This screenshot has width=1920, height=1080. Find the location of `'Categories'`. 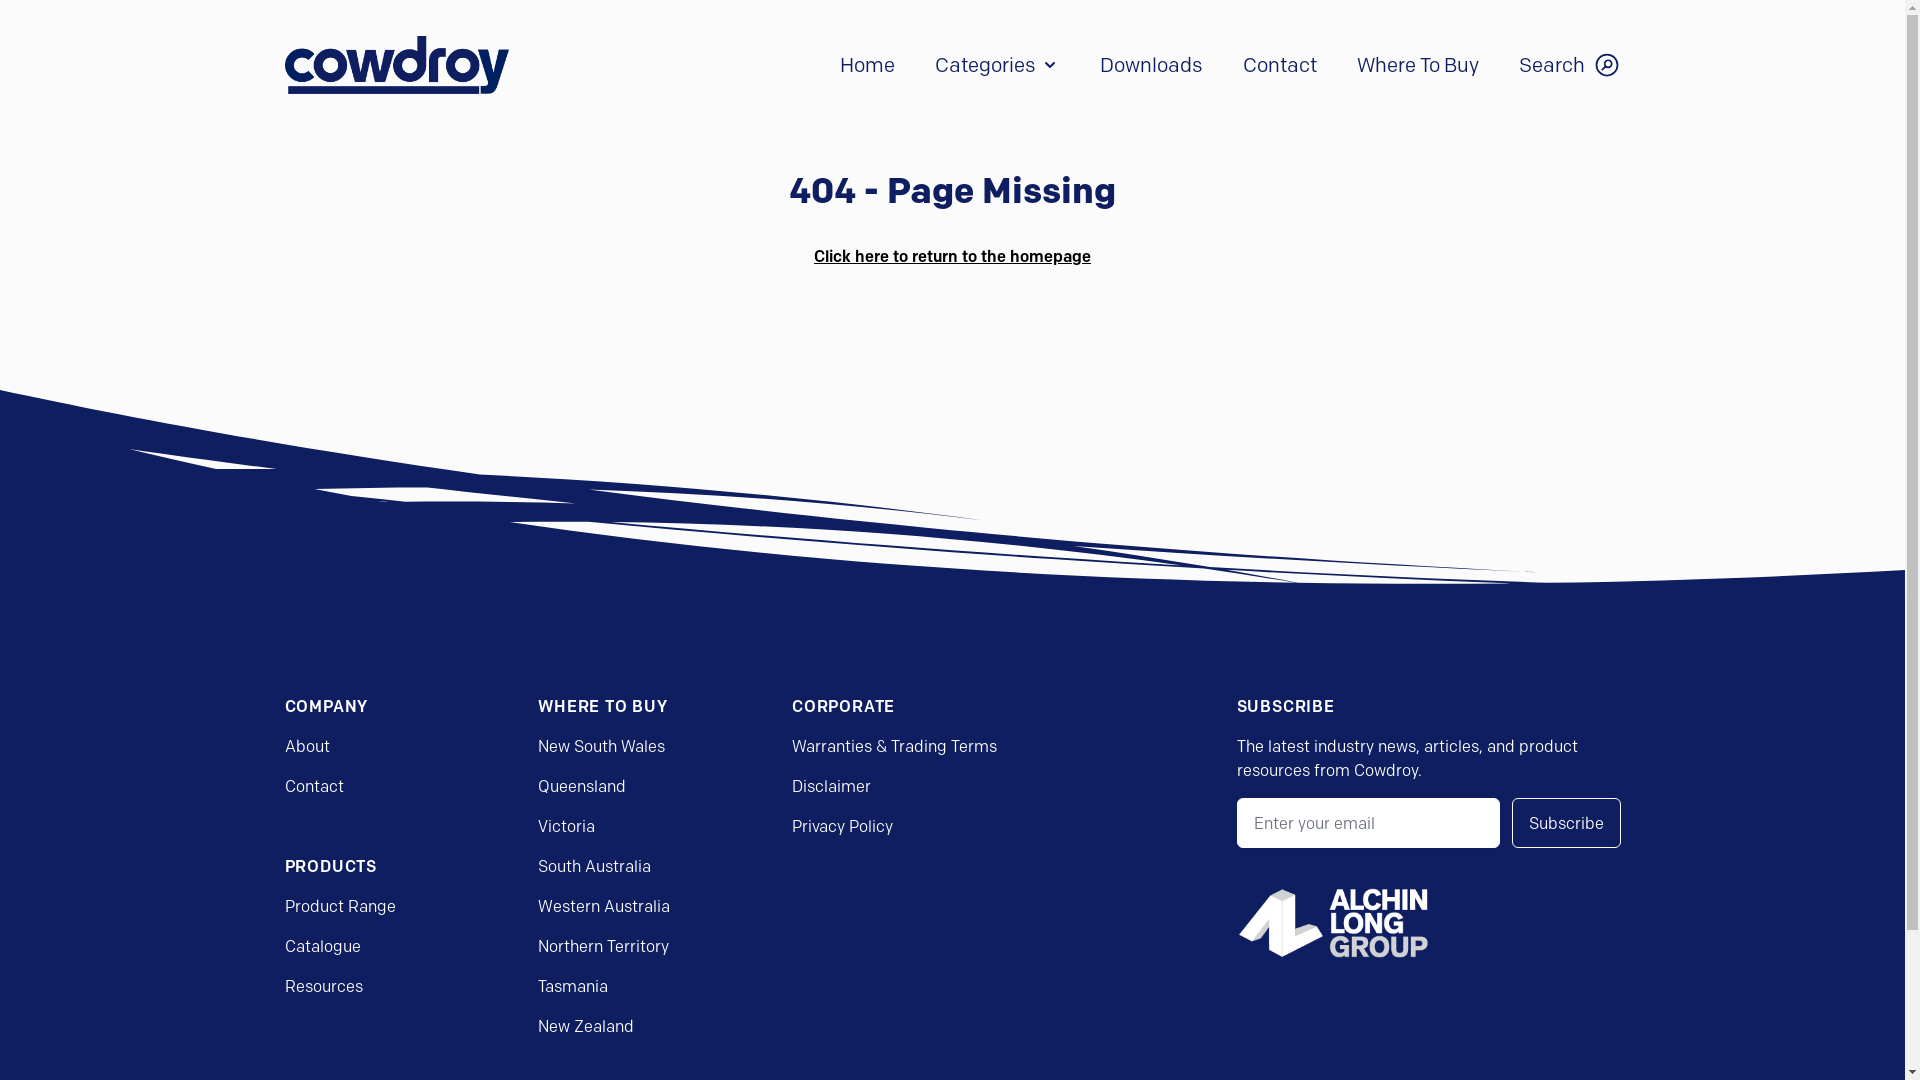

'Categories' is located at coordinates (933, 64).